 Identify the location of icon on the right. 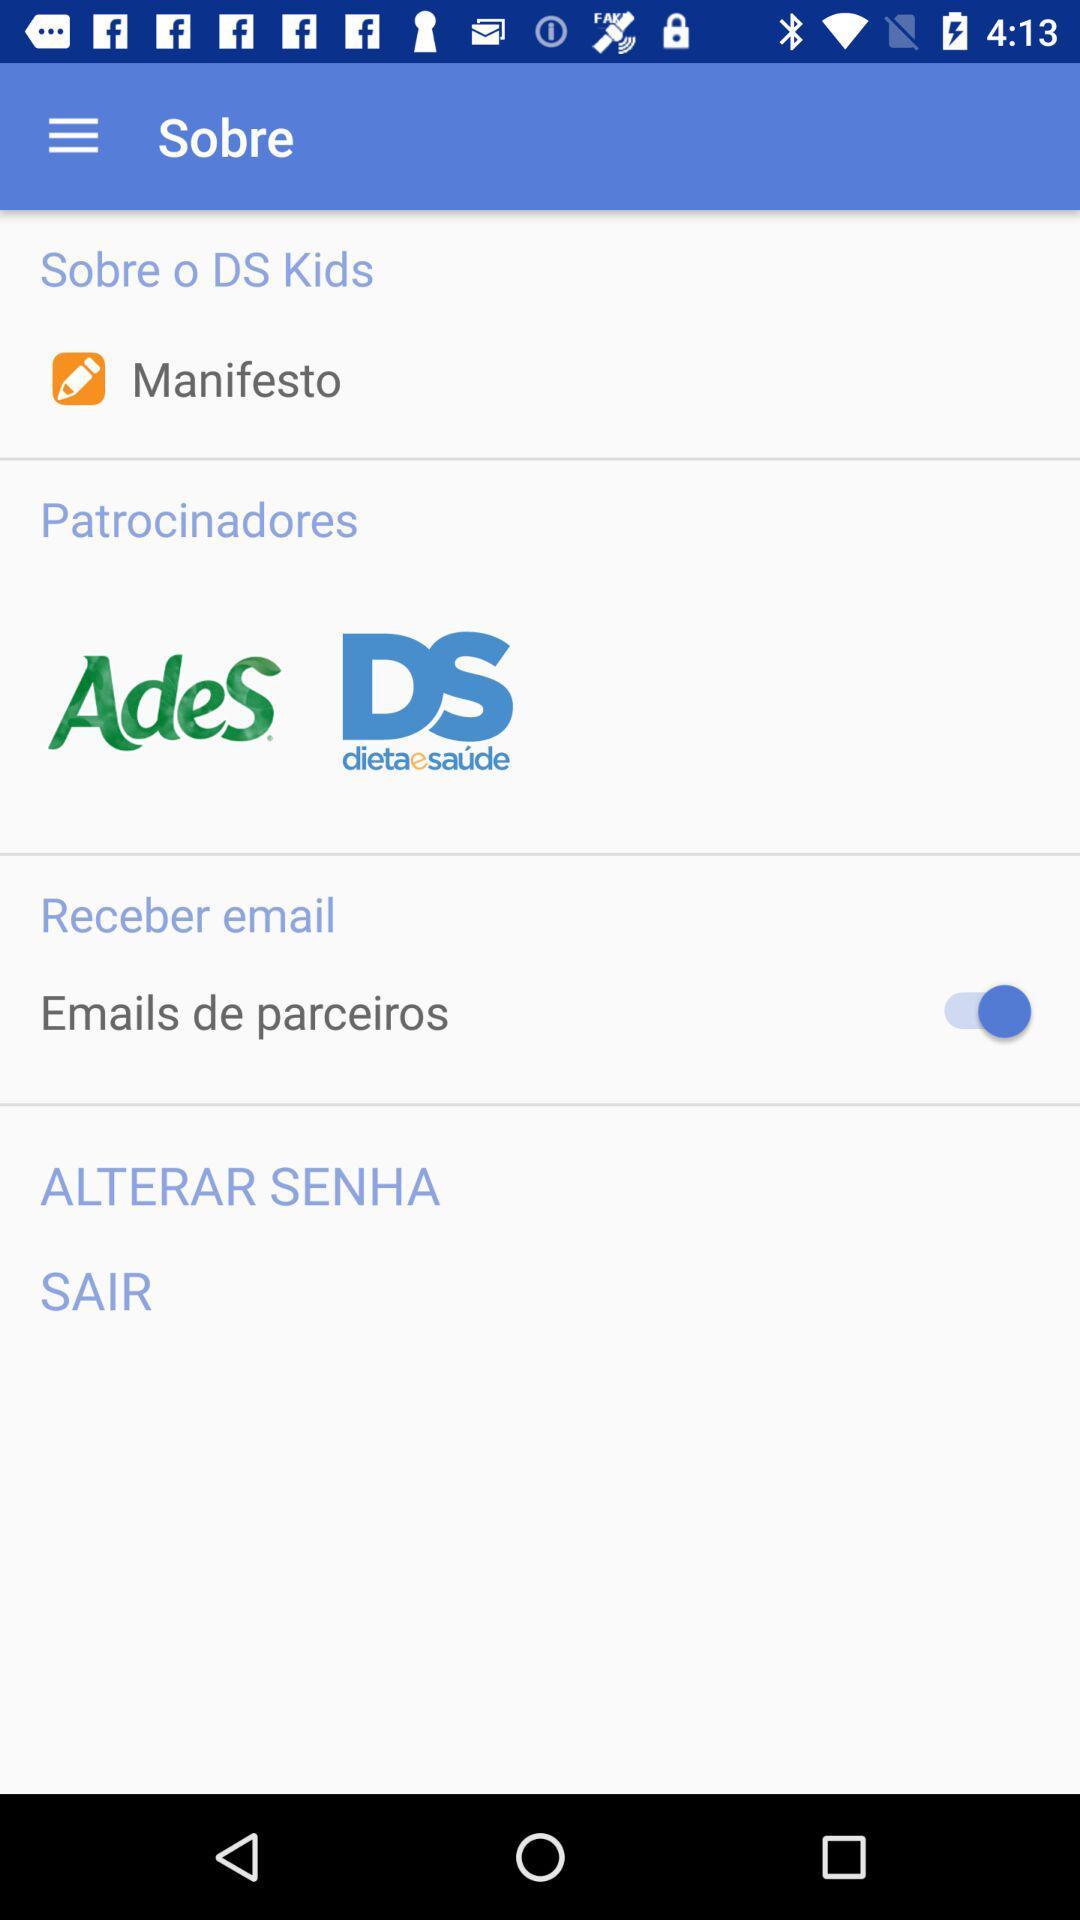
(977, 1011).